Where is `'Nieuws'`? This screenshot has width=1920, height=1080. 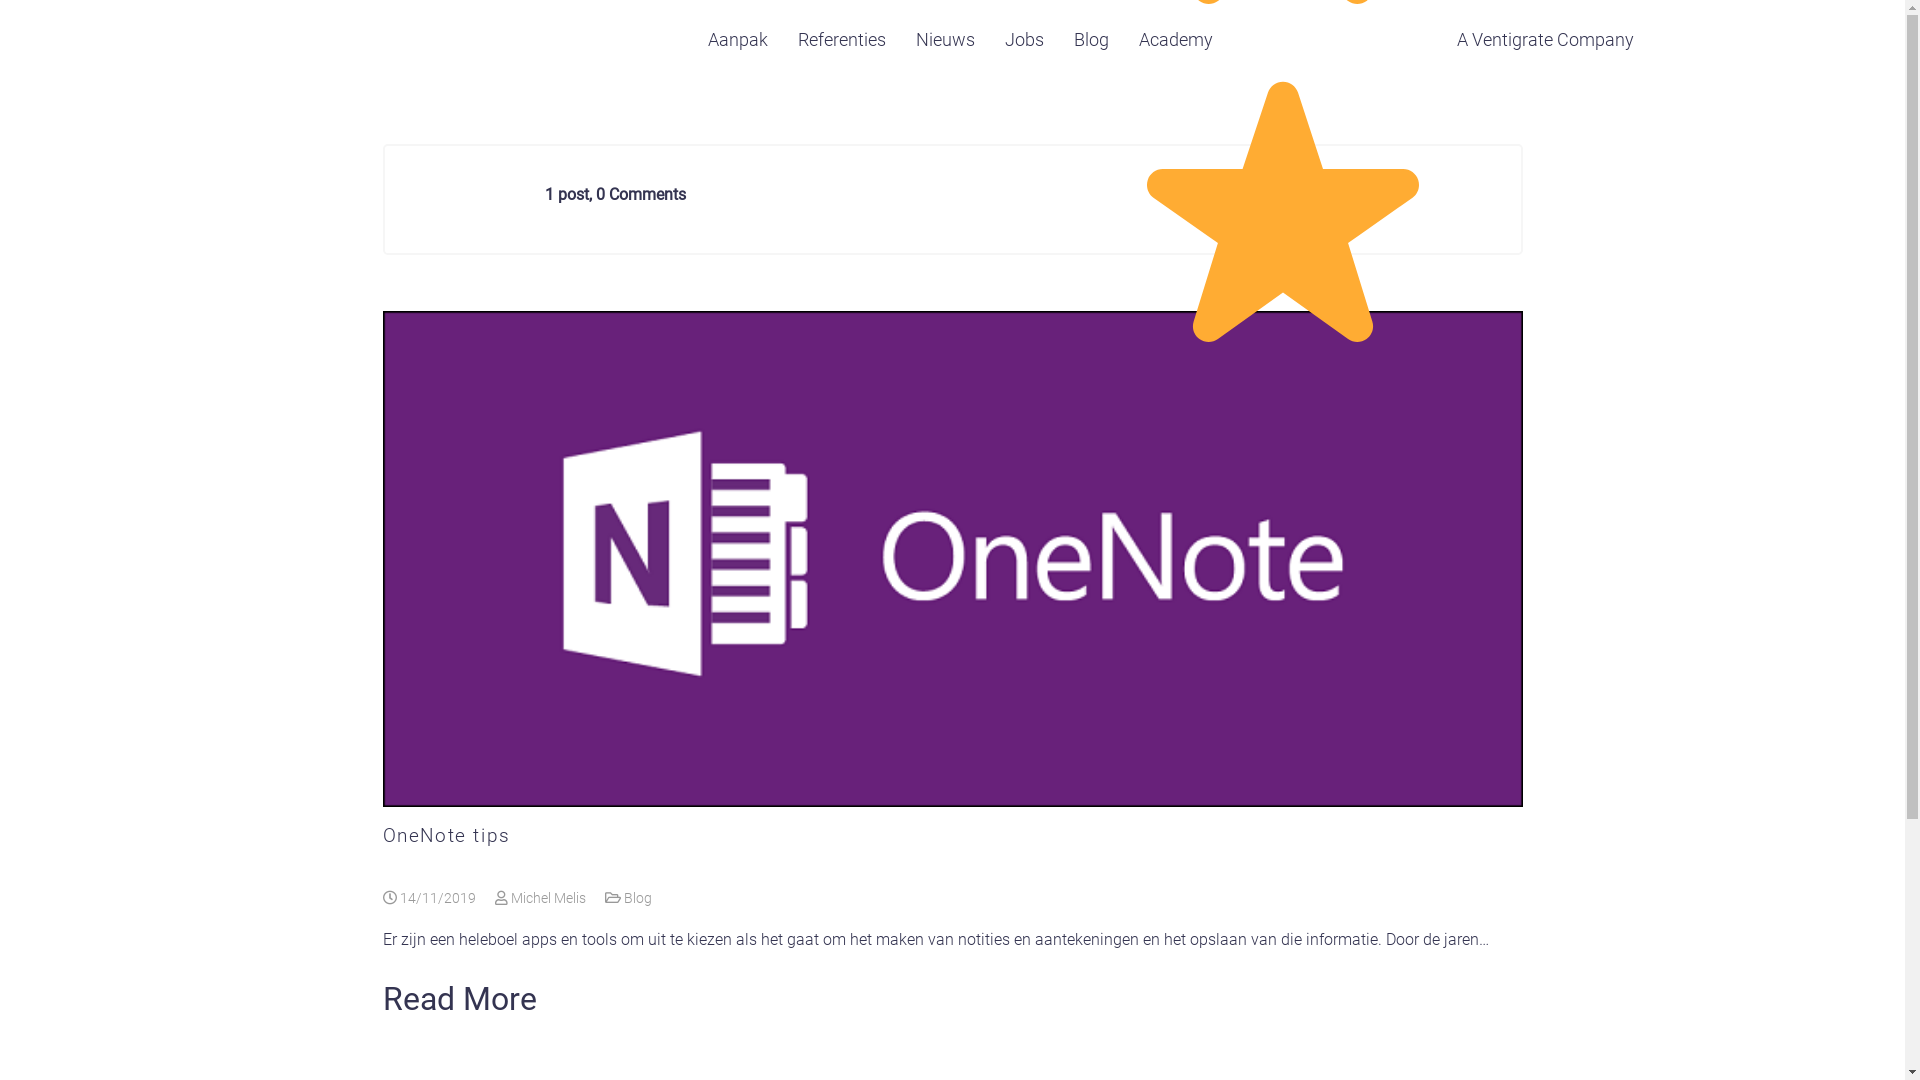
'Nieuws' is located at coordinates (944, 39).